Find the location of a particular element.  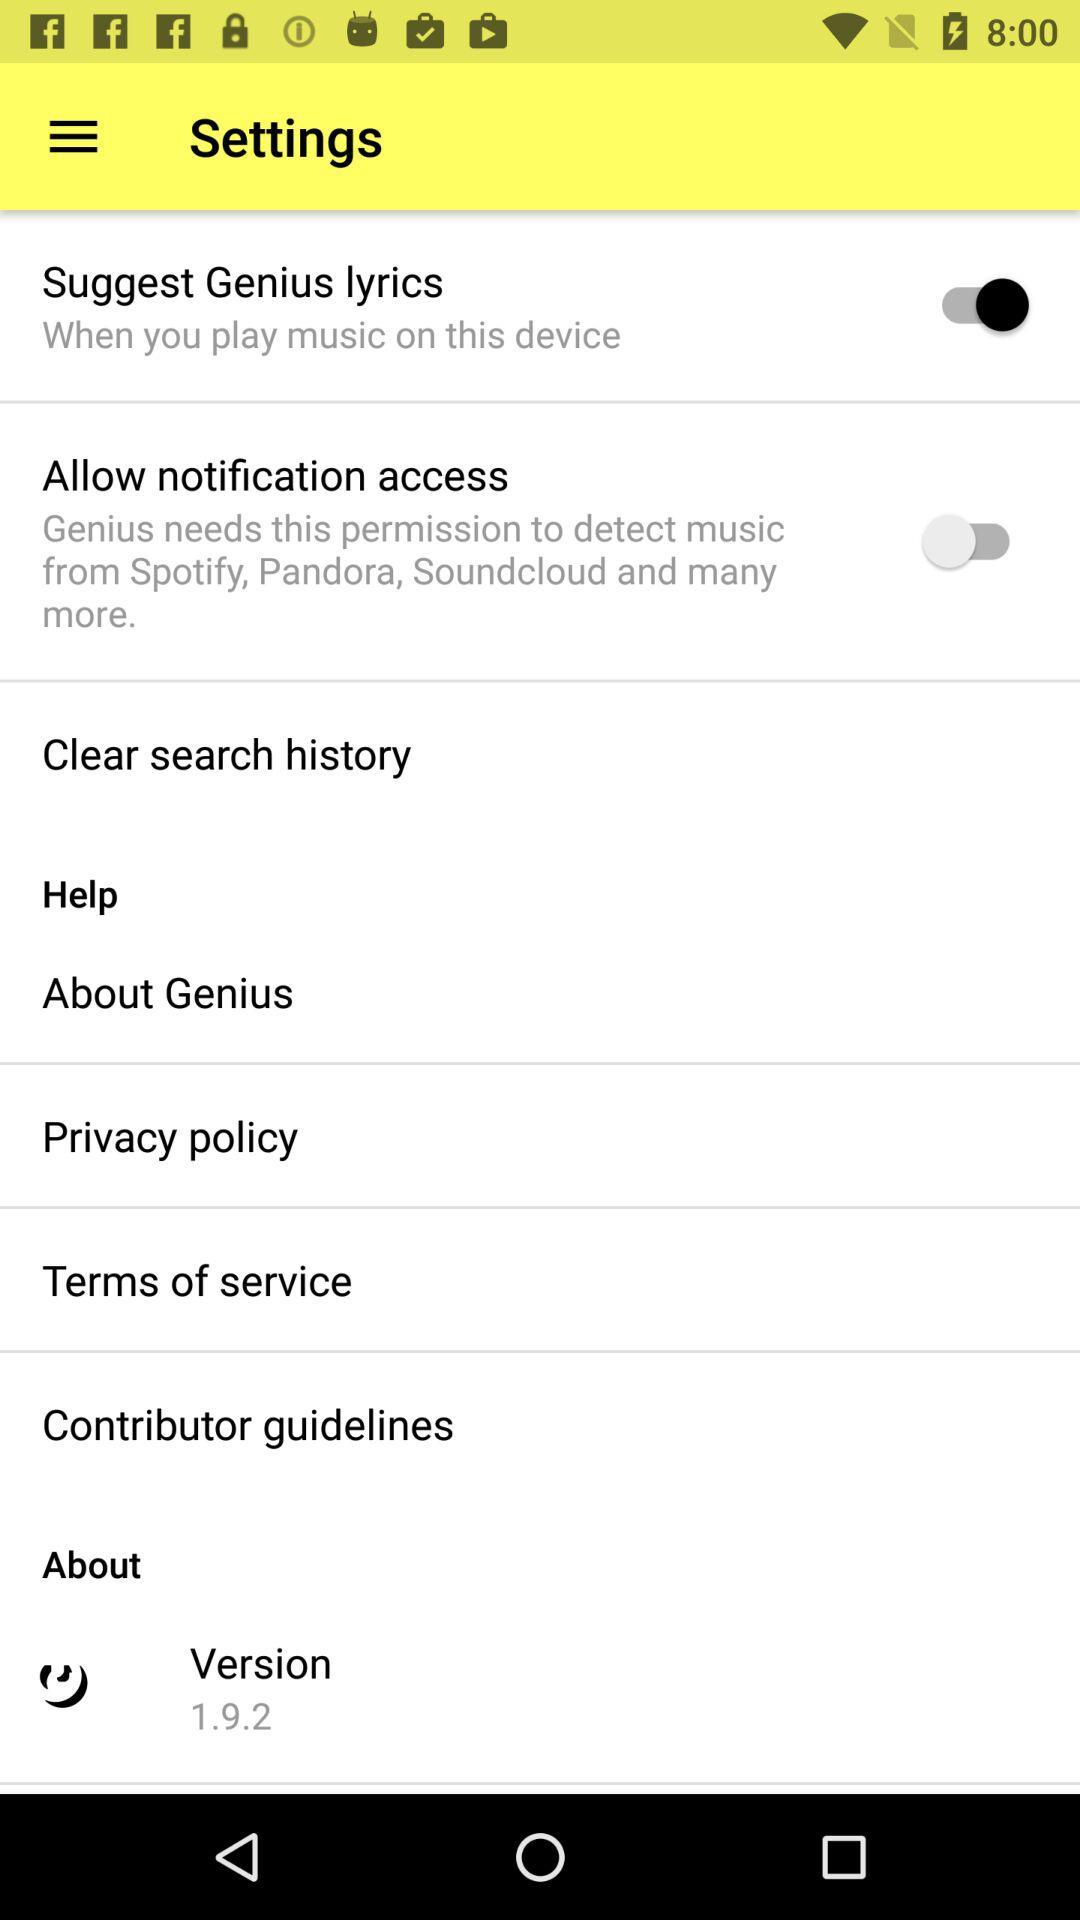

icon above the suggest genius lyrics is located at coordinates (72, 135).